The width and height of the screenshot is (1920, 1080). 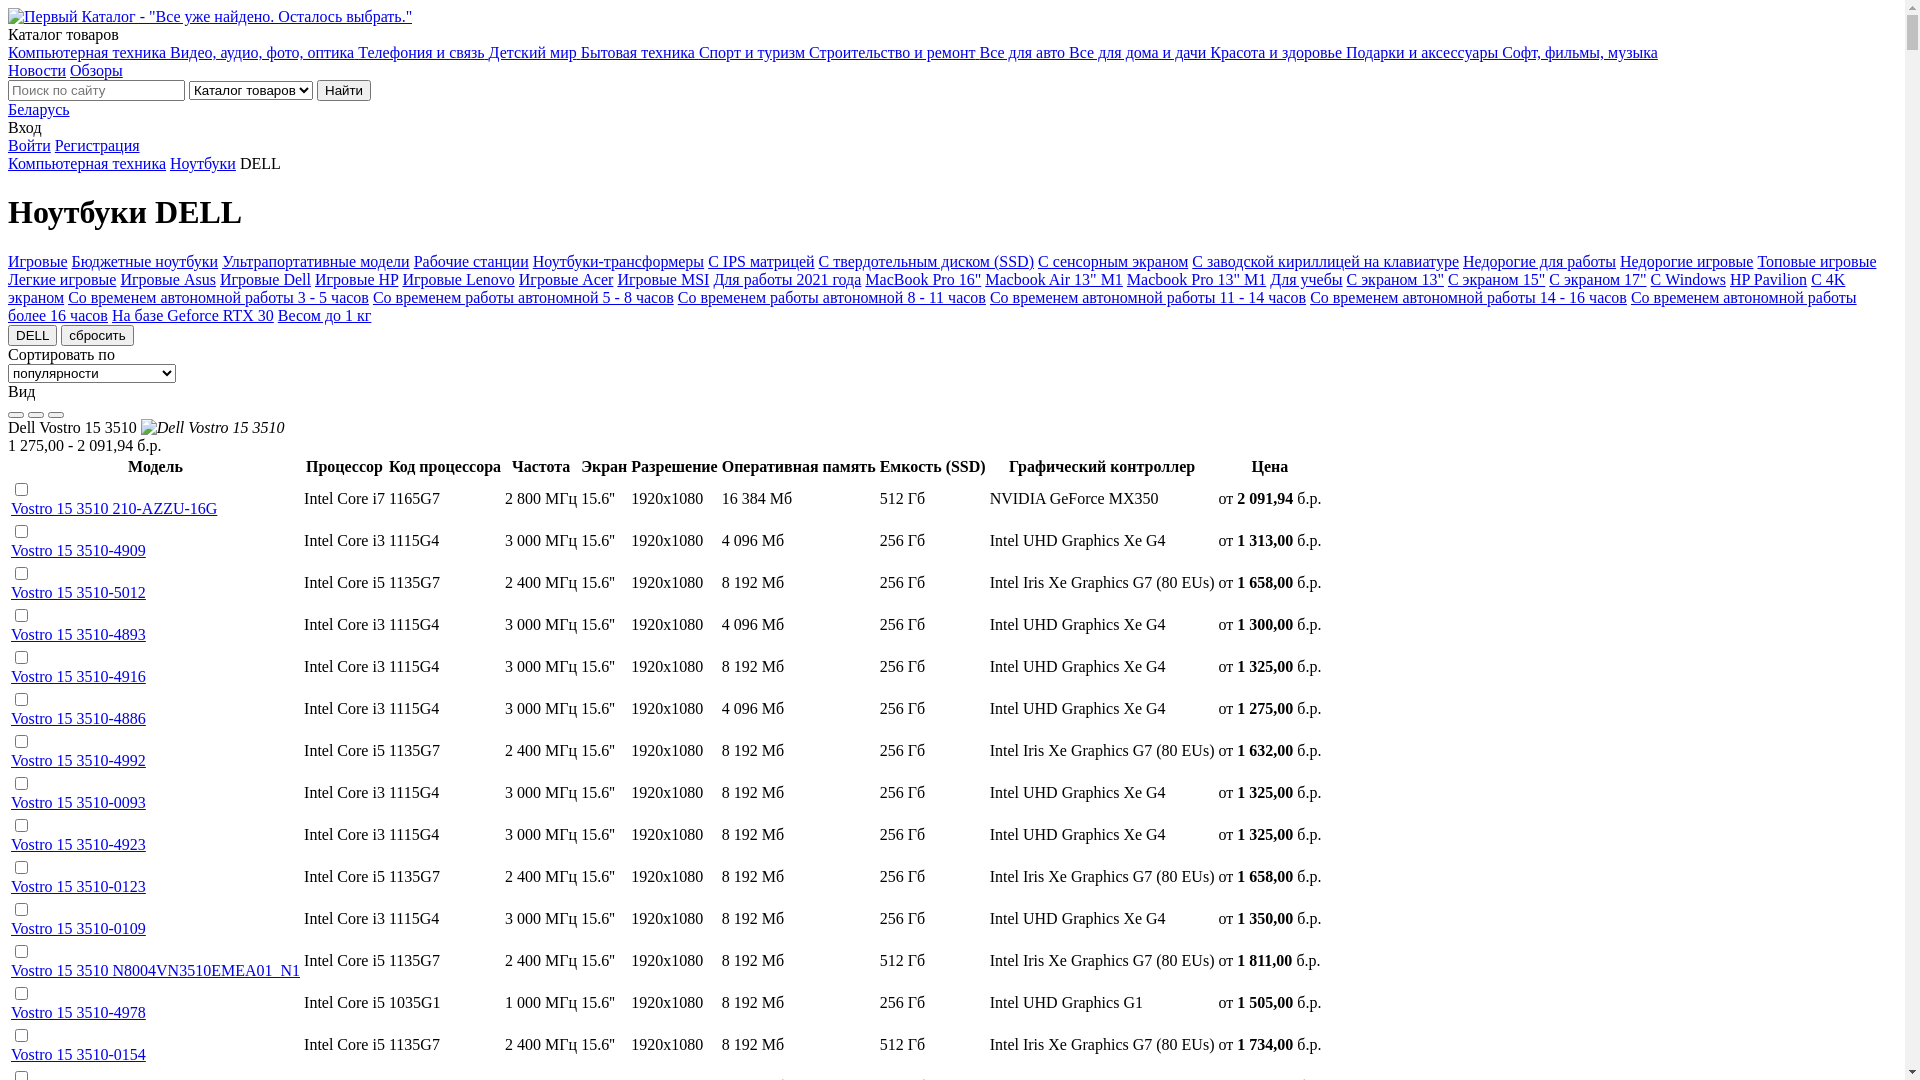 What do you see at coordinates (1053, 279) in the screenshot?
I see `'Macbook Air 13" M1'` at bounding box center [1053, 279].